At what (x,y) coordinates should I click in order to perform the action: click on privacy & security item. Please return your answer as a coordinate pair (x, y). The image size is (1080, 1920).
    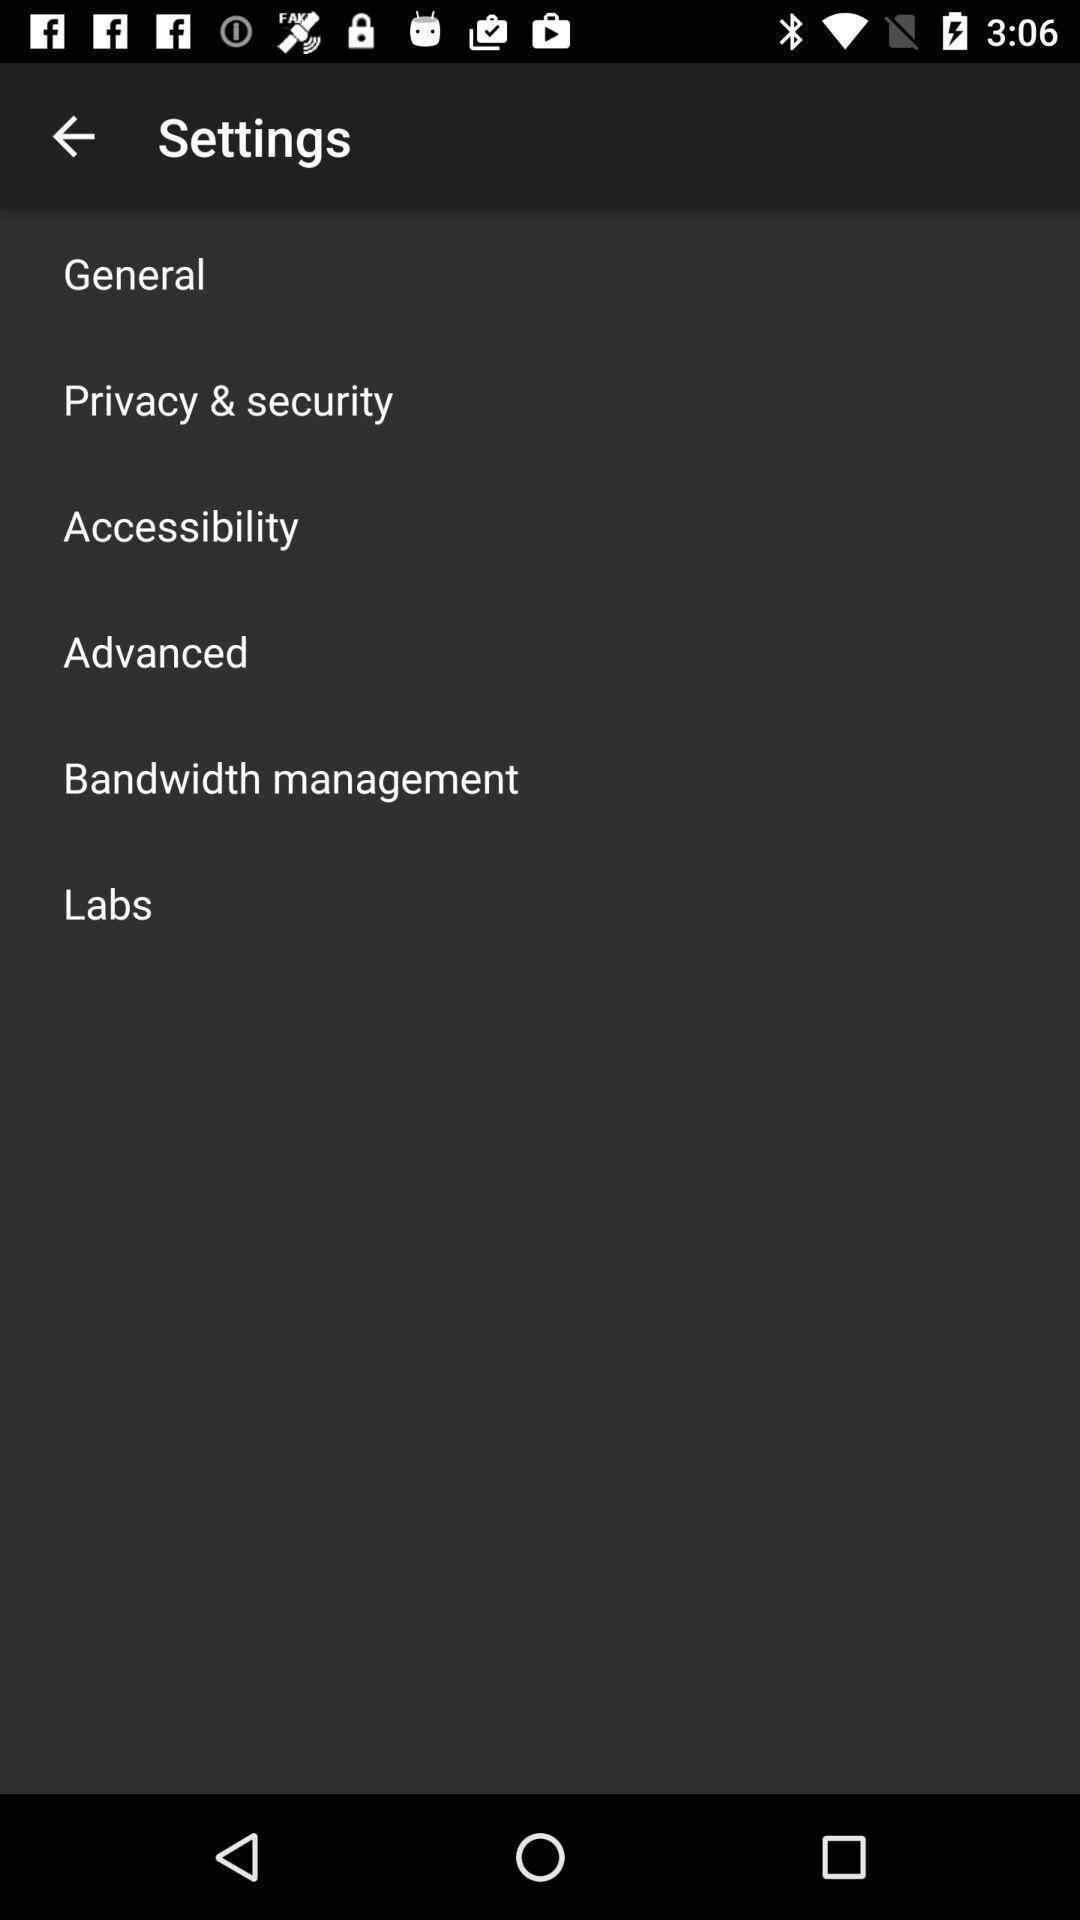
    Looking at the image, I should click on (227, 398).